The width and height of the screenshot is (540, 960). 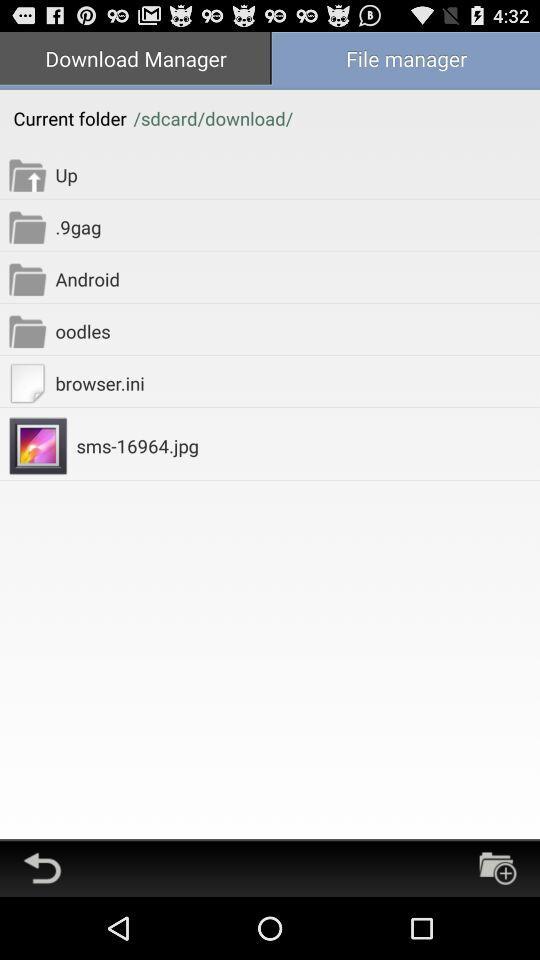 What do you see at coordinates (42, 929) in the screenshot?
I see `the undo icon` at bounding box center [42, 929].